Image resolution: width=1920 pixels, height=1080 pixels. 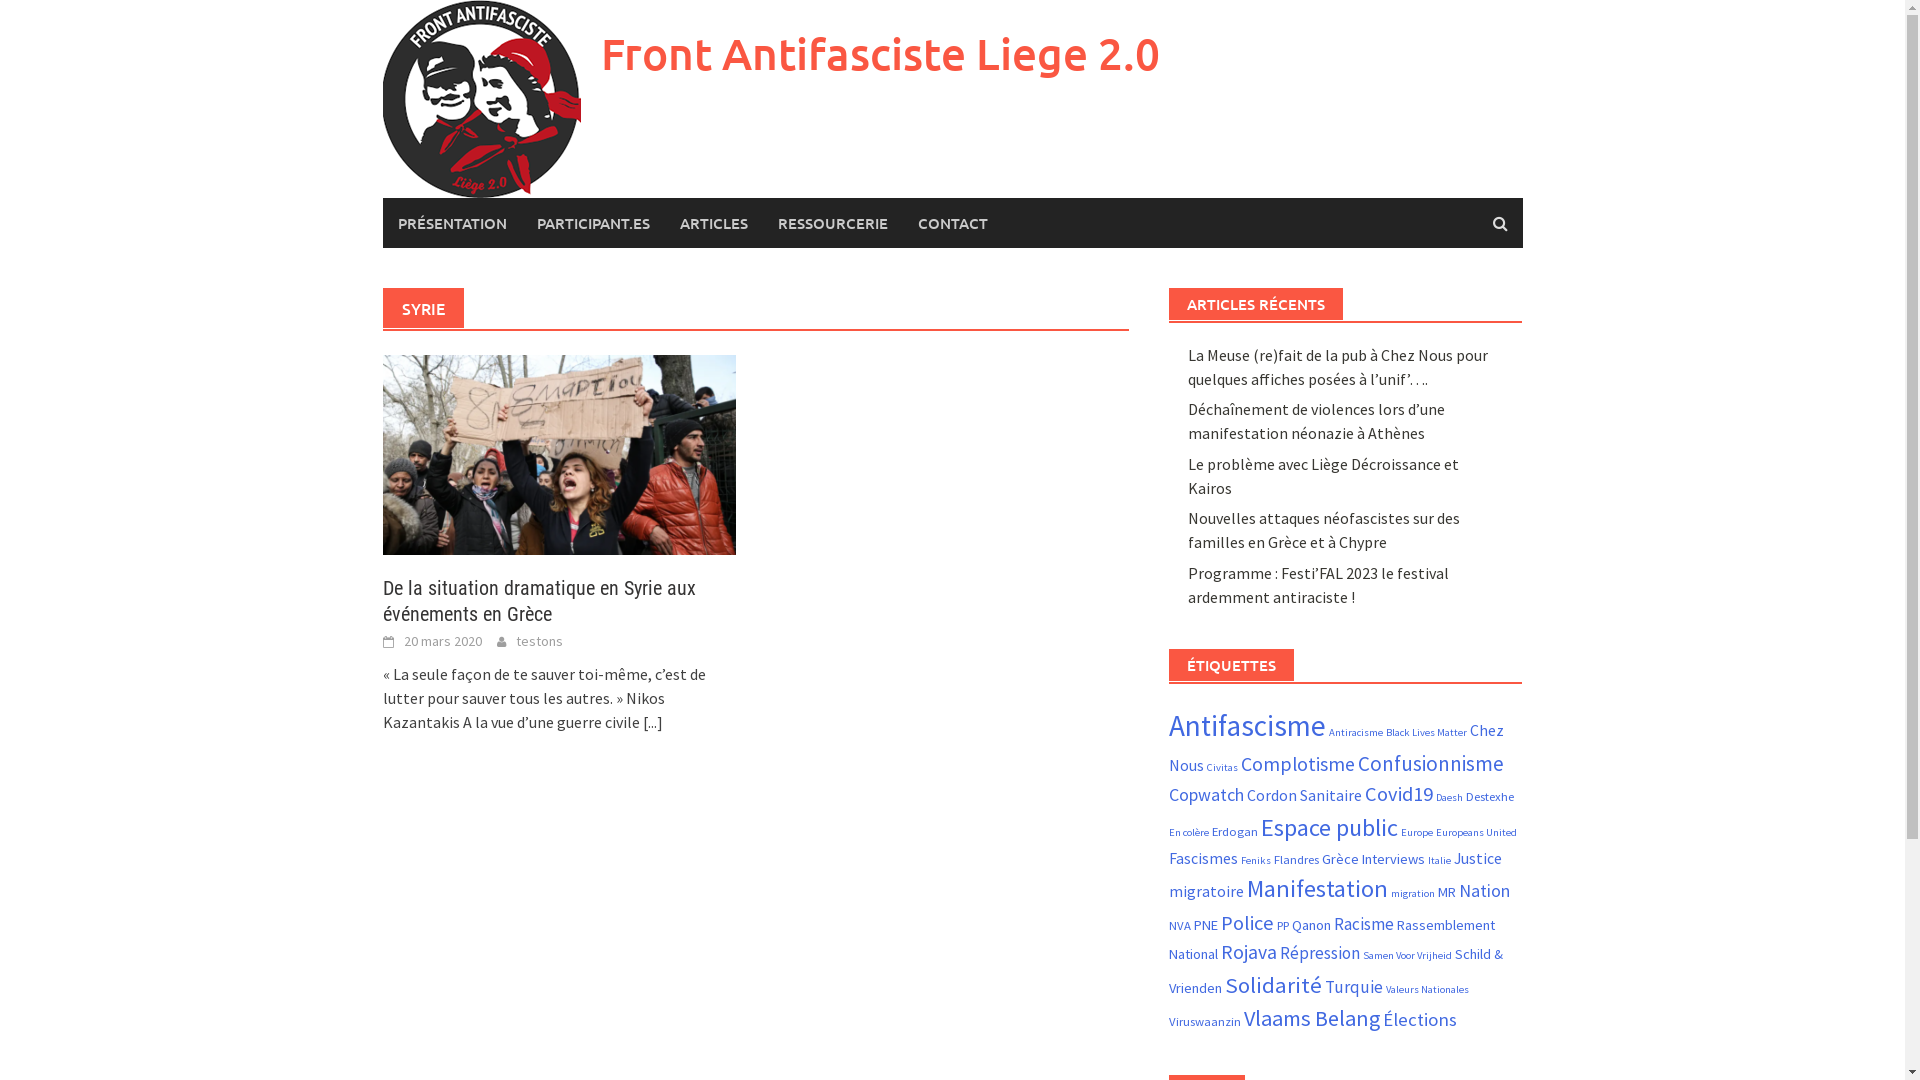 What do you see at coordinates (1311, 1018) in the screenshot?
I see `'Vlaams Belang'` at bounding box center [1311, 1018].